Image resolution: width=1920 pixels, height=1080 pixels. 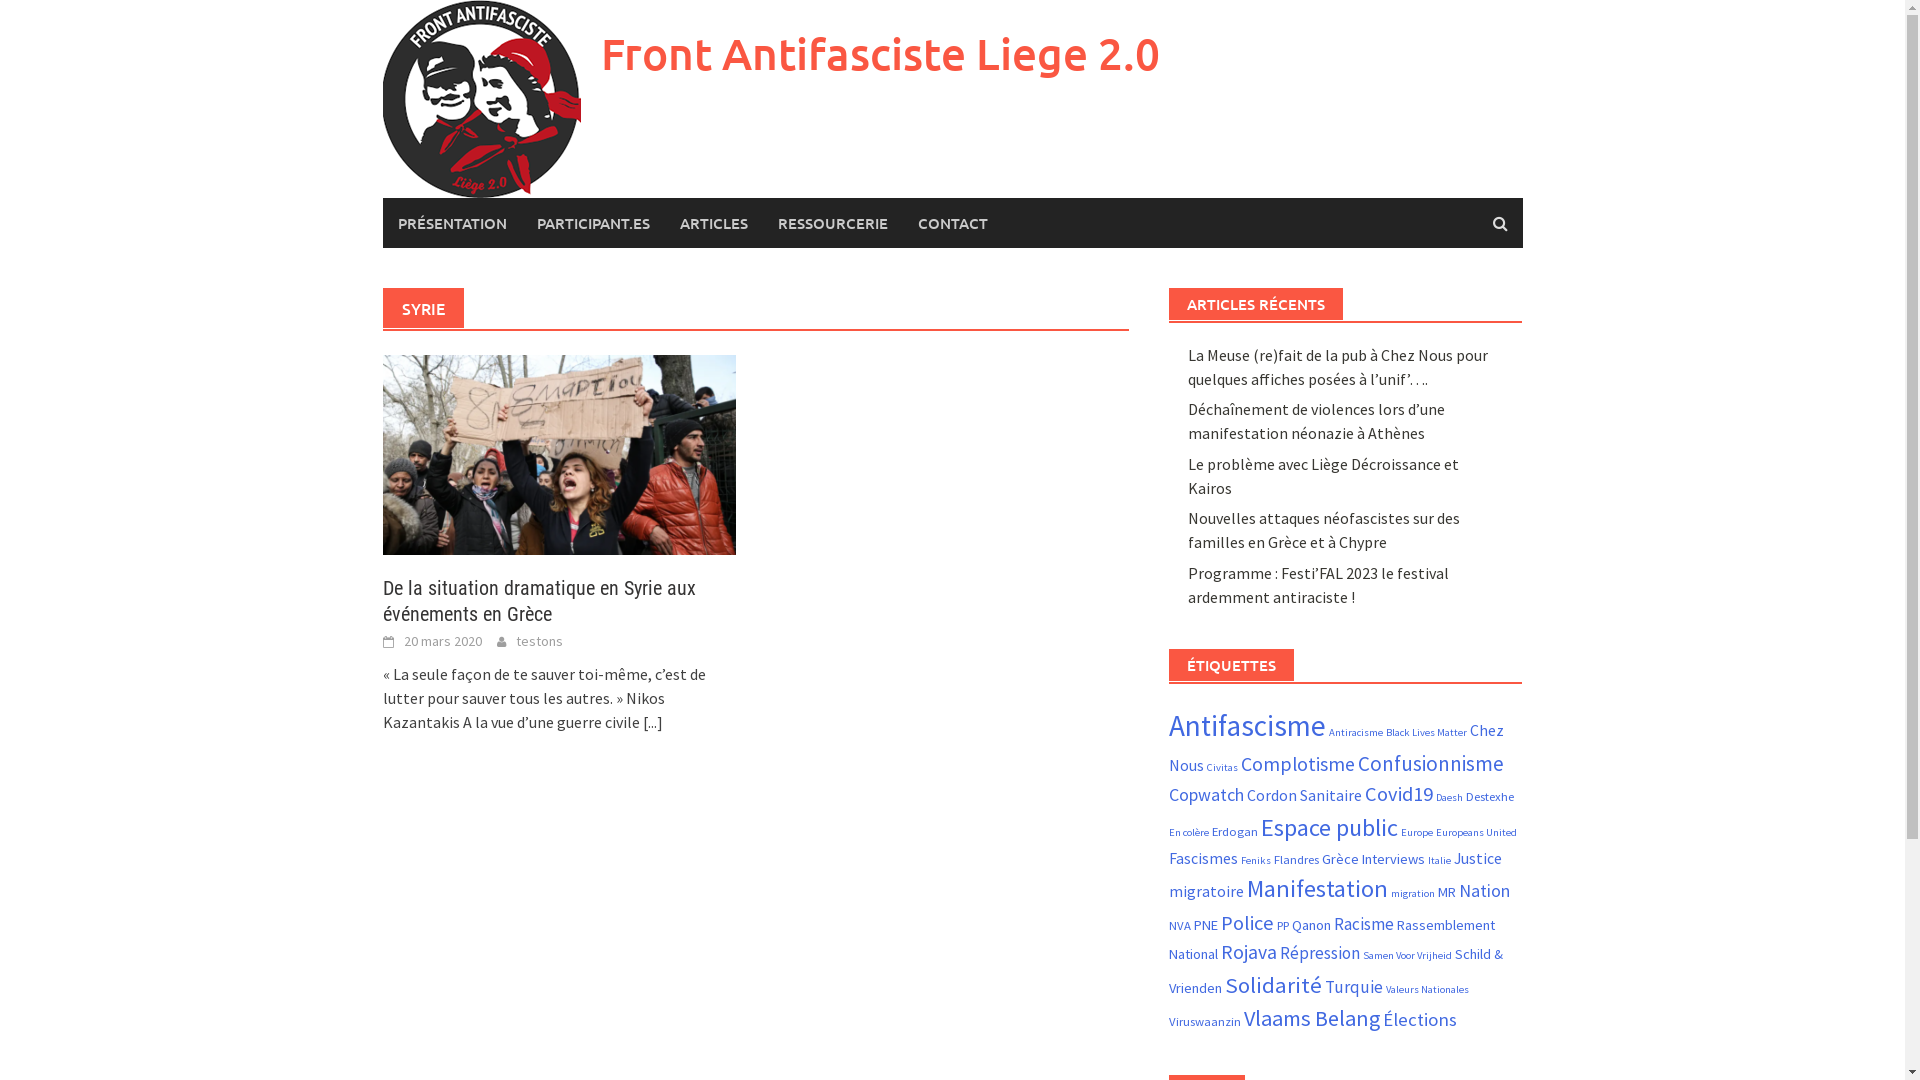 What do you see at coordinates (1311, 1018) in the screenshot?
I see `'Vlaams Belang'` at bounding box center [1311, 1018].